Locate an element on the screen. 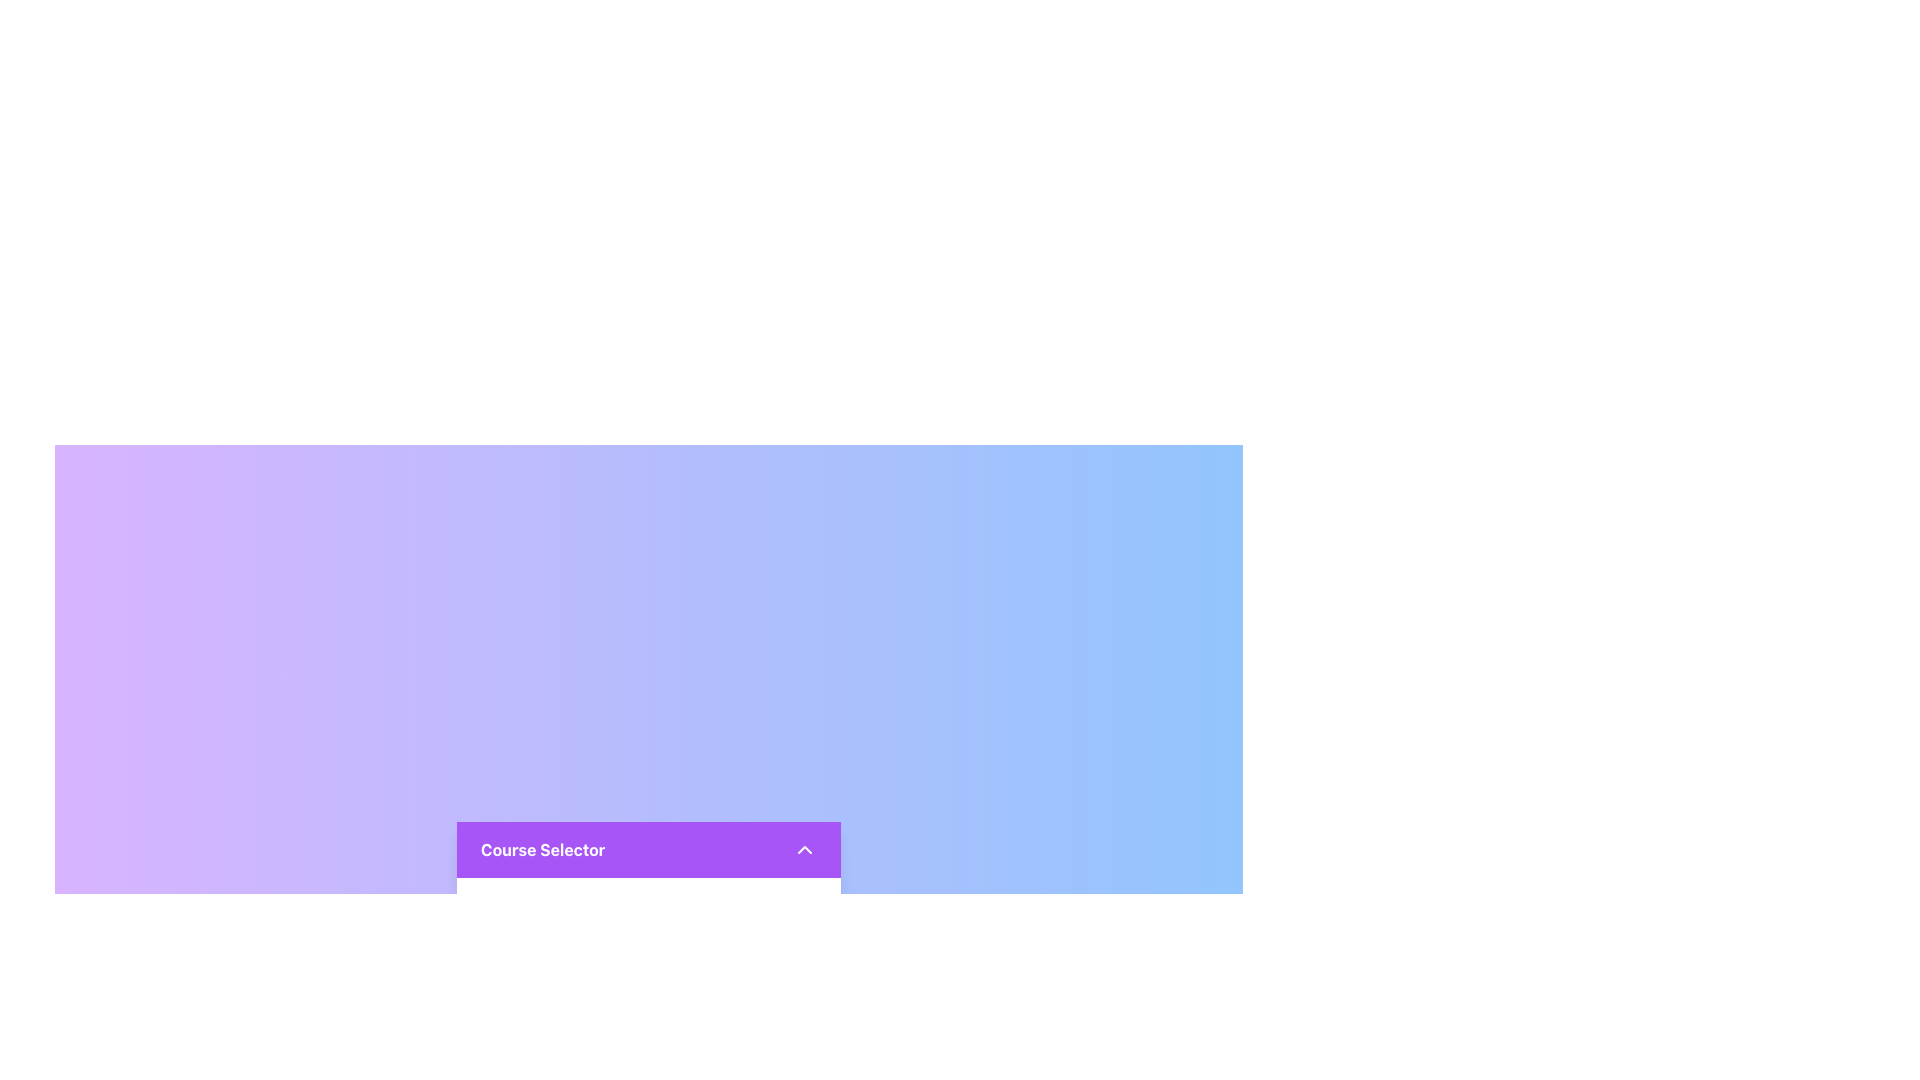 This screenshot has width=1920, height=1080. the 'Course Selector' text label displayed in bold font style, located within a purple background area on the left side of the horizontal bar is located at coordinates (543, 849).